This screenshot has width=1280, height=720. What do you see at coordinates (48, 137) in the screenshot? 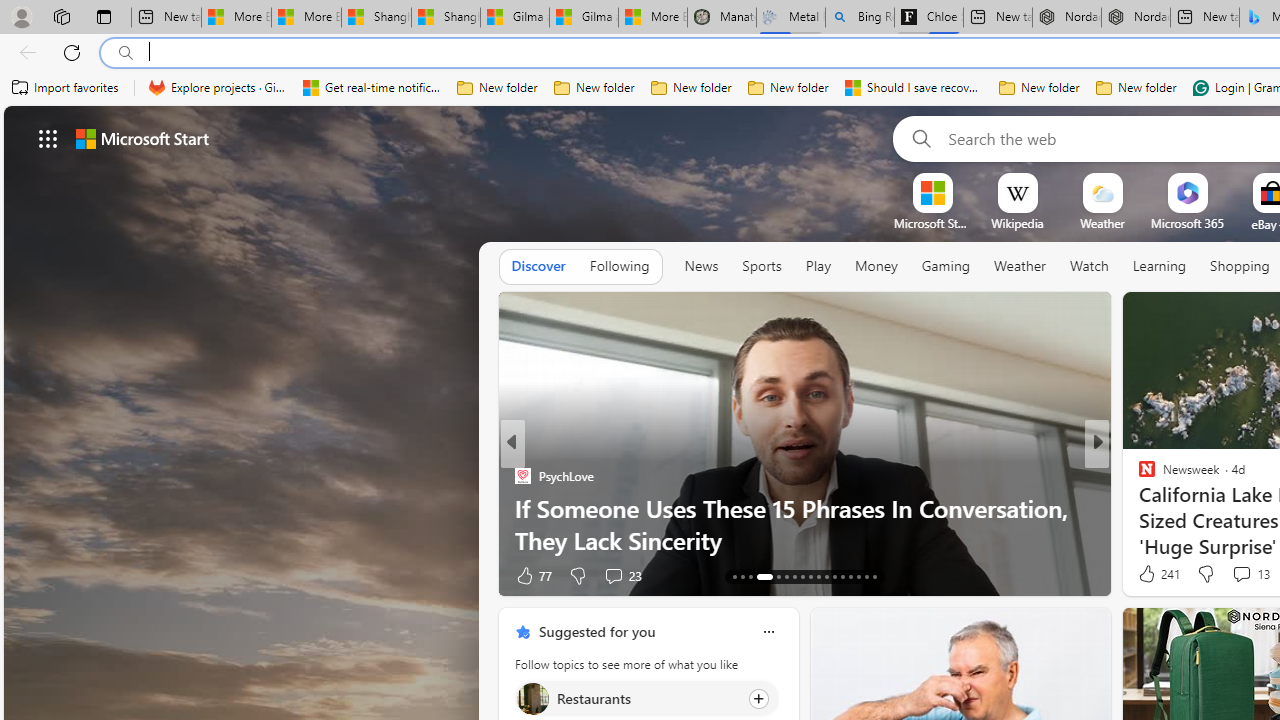
I see `'Class: control'` at bounding box center [48, 137].